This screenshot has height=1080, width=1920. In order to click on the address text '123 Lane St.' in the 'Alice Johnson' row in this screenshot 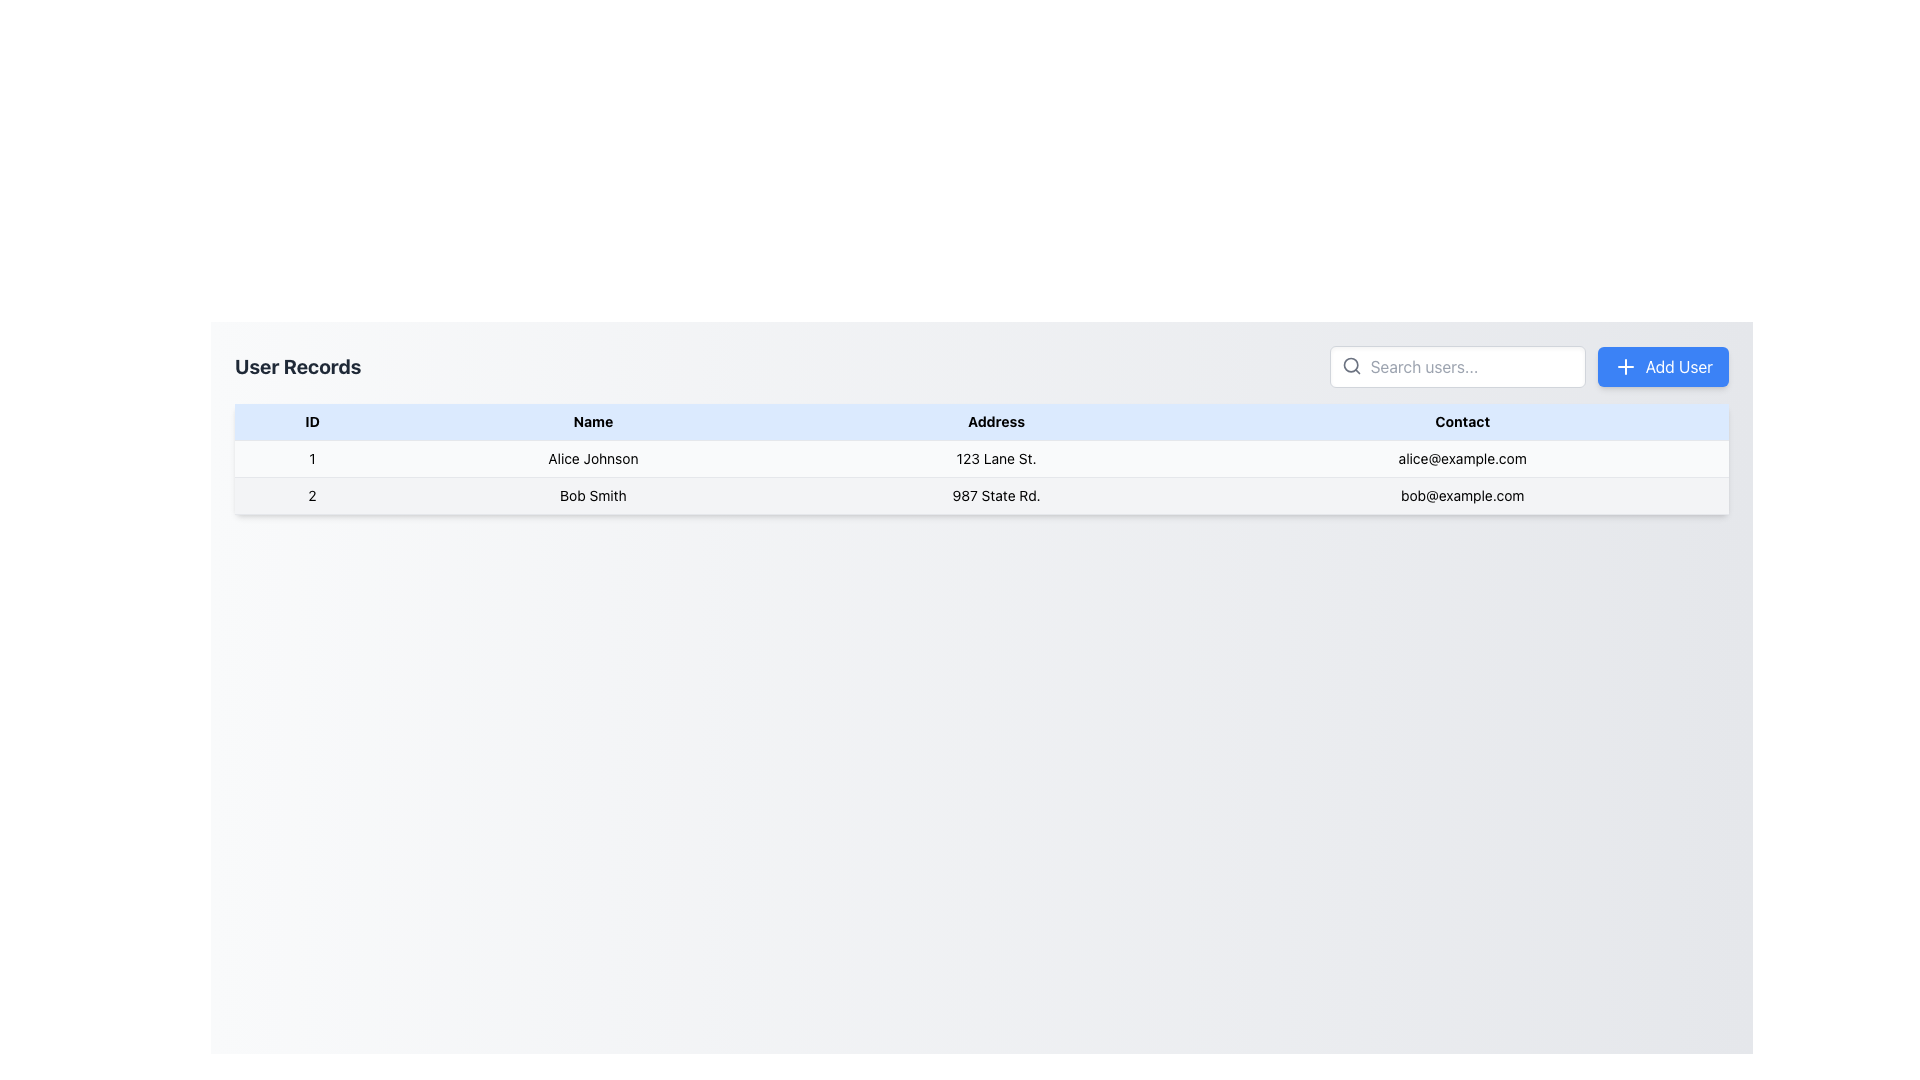, I will do `click(996, 459)`.